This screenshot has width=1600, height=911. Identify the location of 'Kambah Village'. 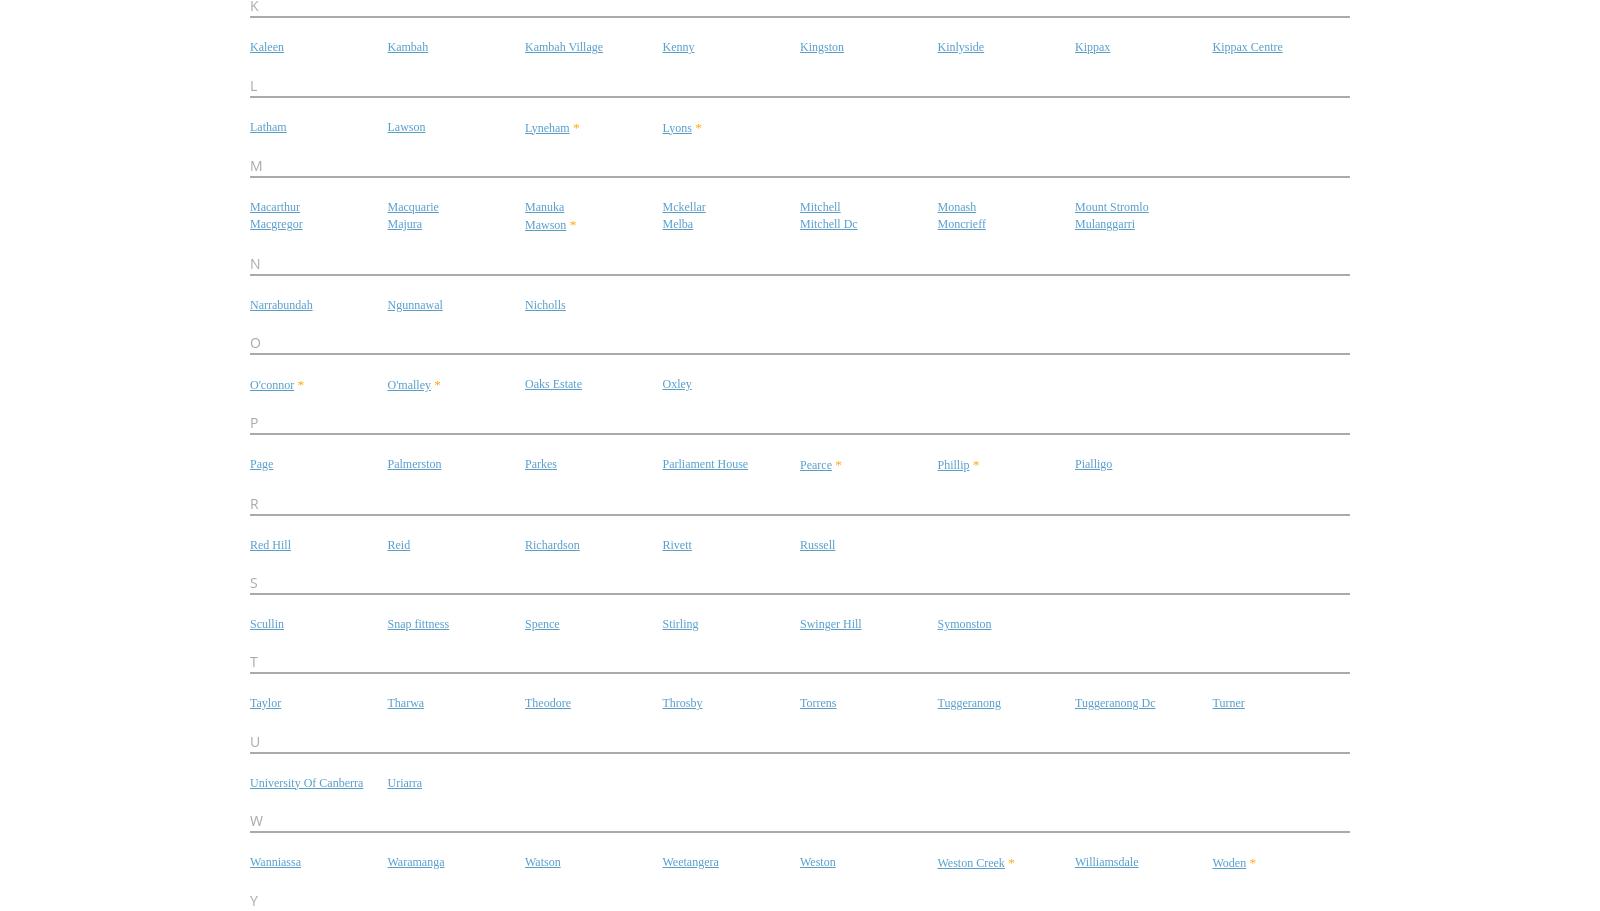
(563, 46).